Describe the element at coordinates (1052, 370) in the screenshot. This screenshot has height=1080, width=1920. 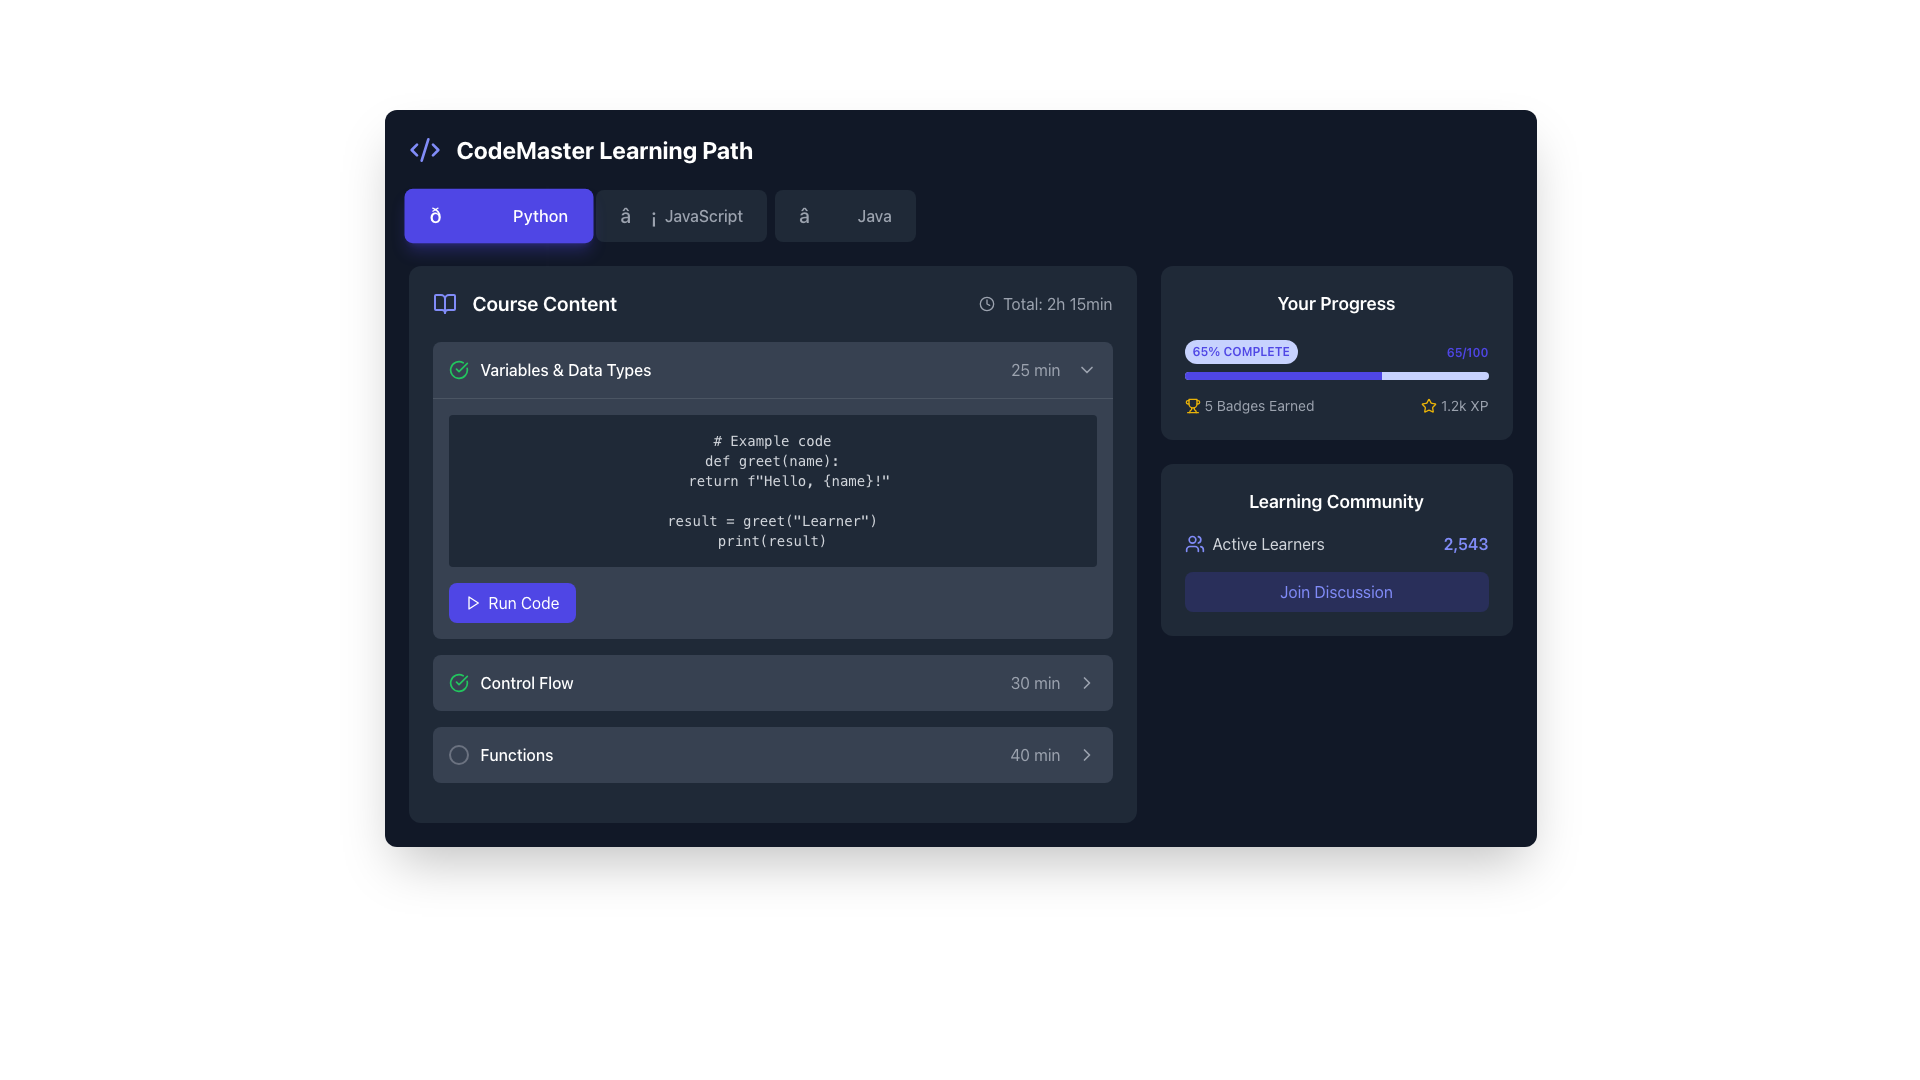
I see `the downward-facing chevron icon next to the '25 min' text` at that location.